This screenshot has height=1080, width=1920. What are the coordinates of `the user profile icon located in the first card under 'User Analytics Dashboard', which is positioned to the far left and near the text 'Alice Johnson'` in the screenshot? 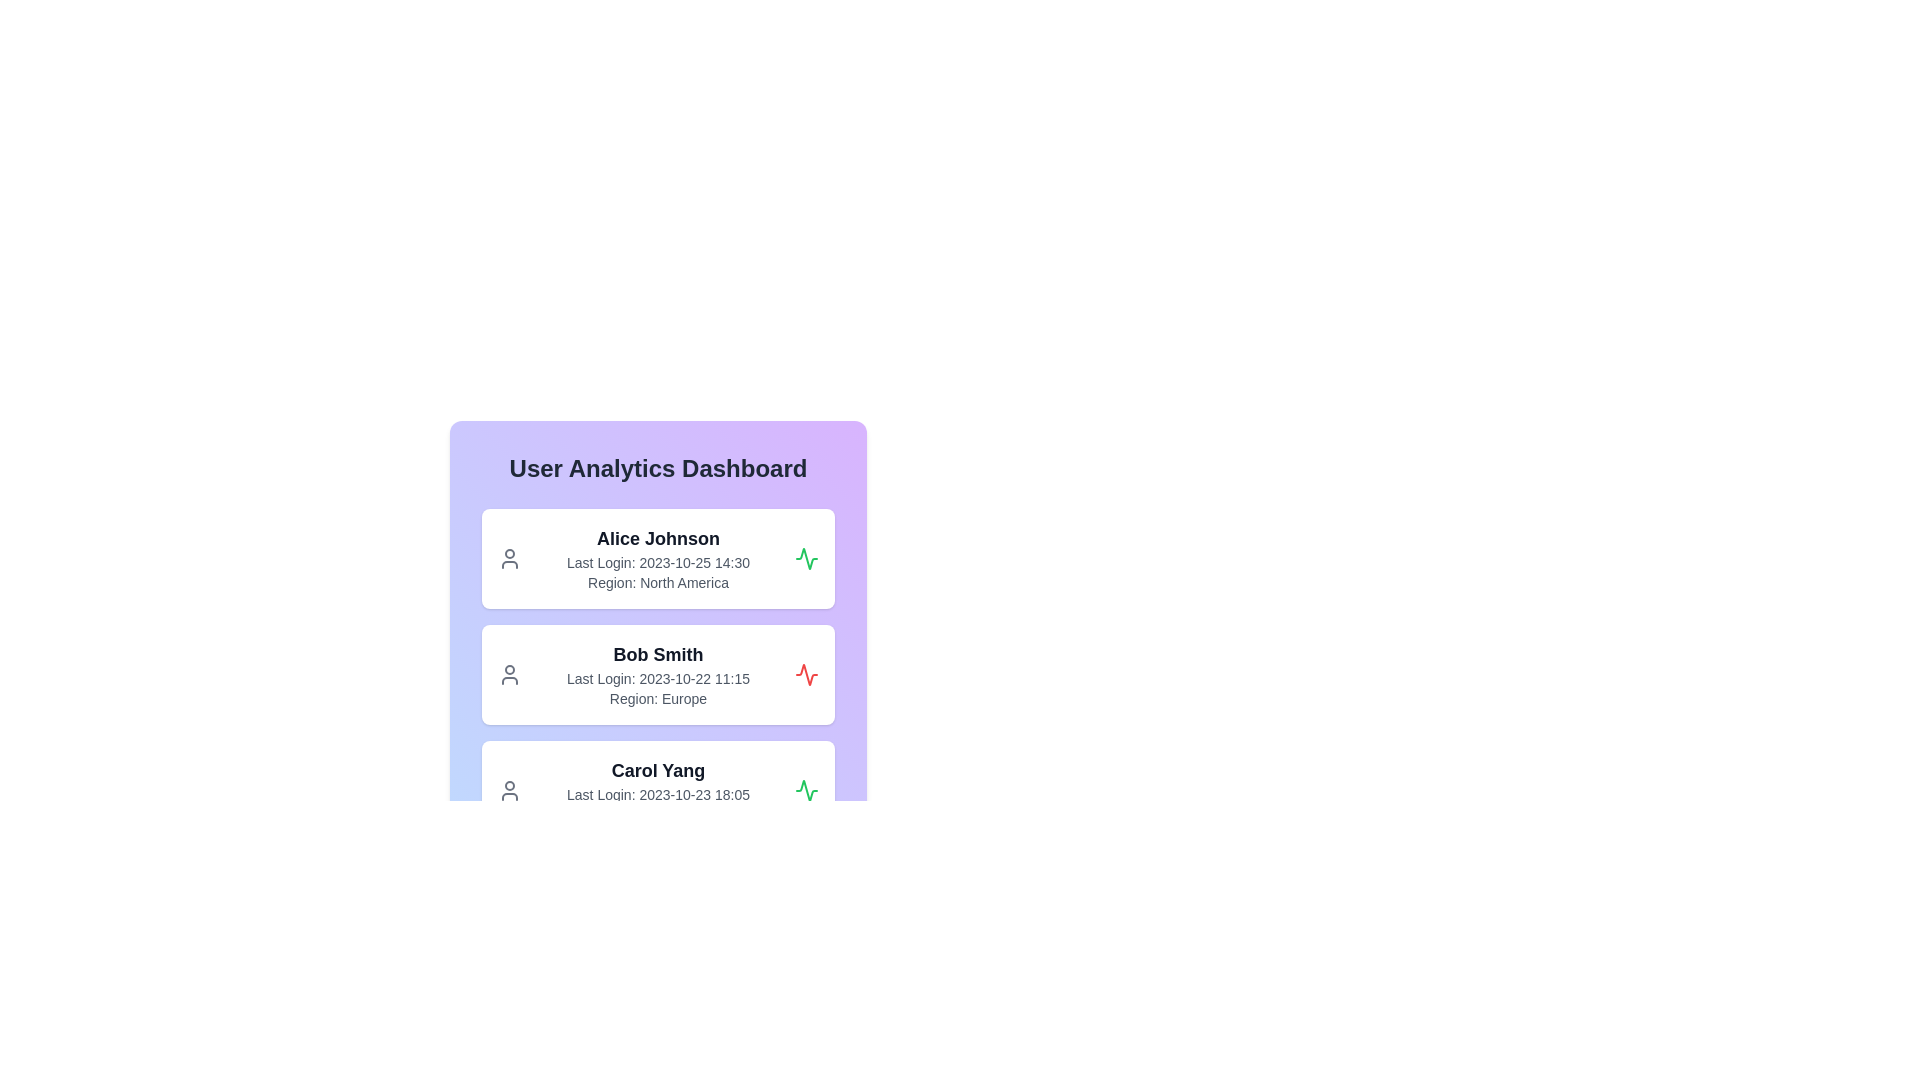 It's located at (509, 559).